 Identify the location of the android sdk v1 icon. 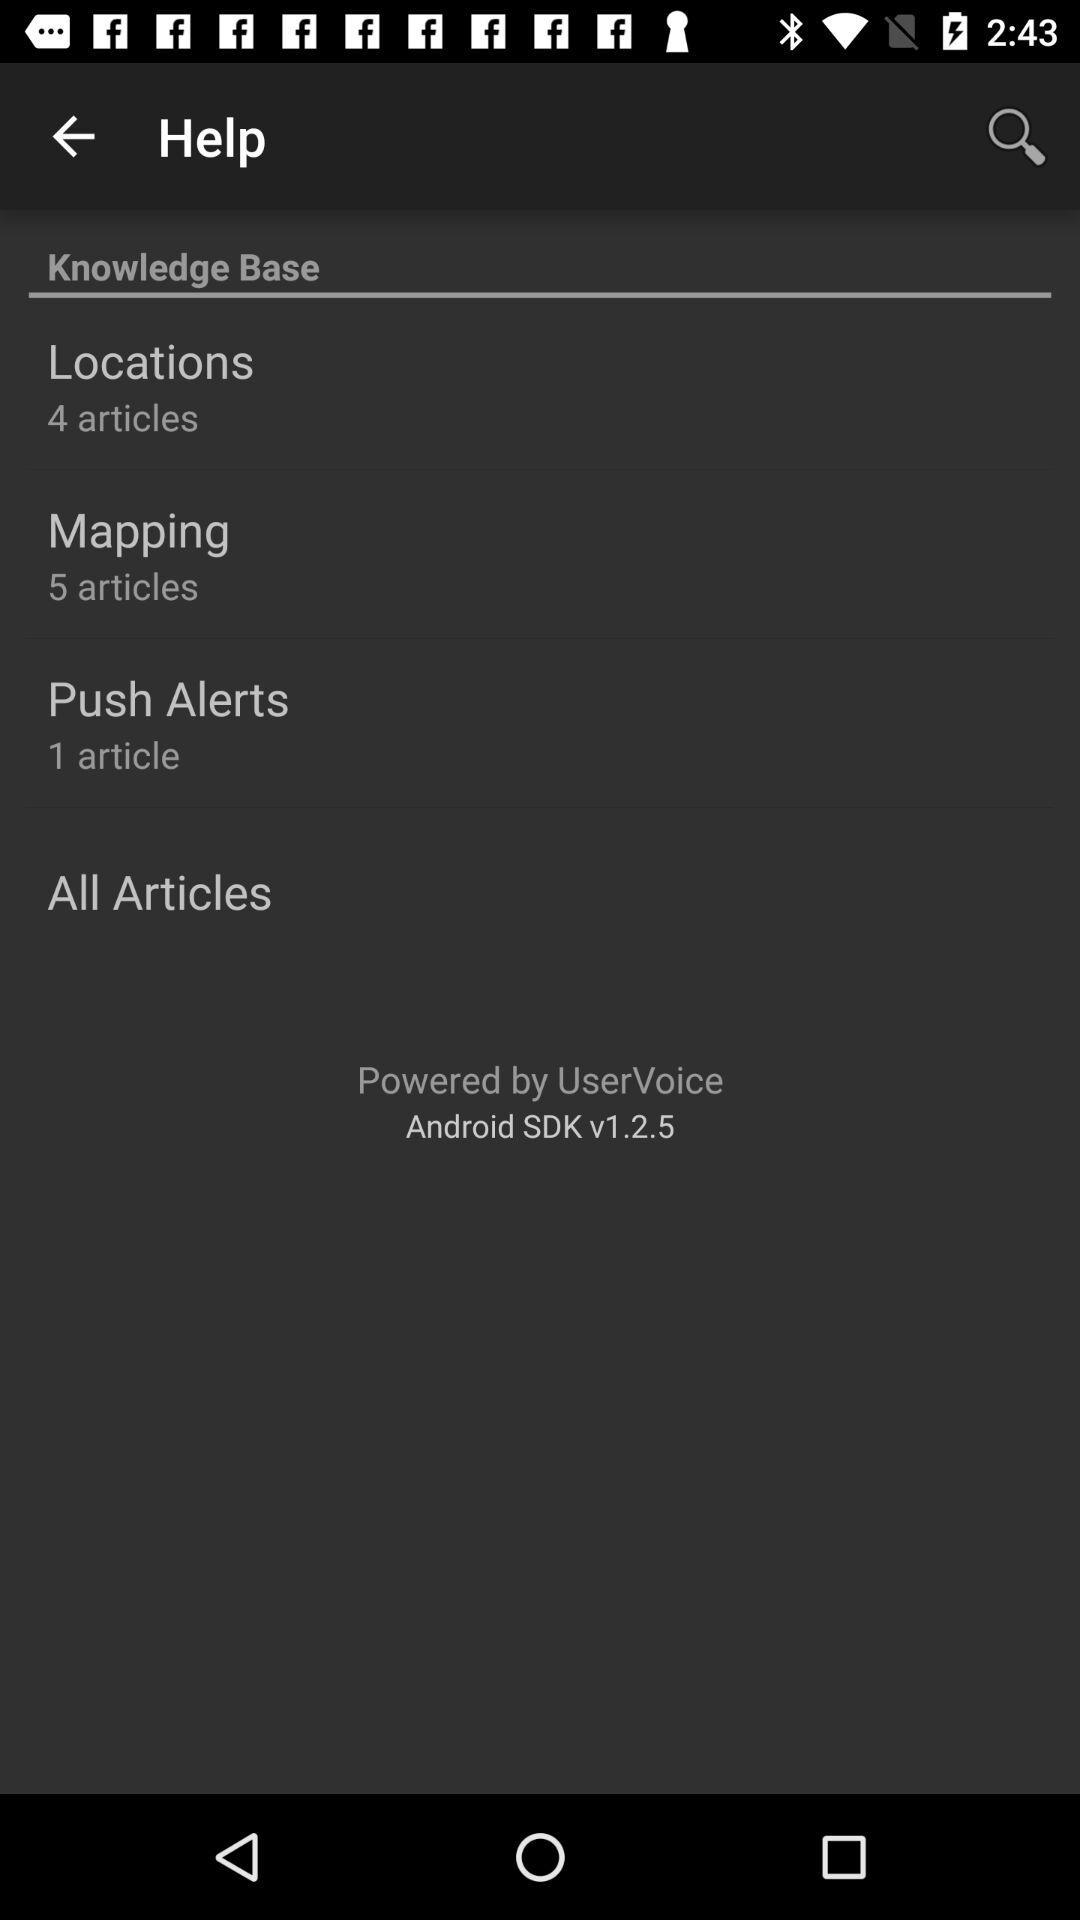
(540, 1125).